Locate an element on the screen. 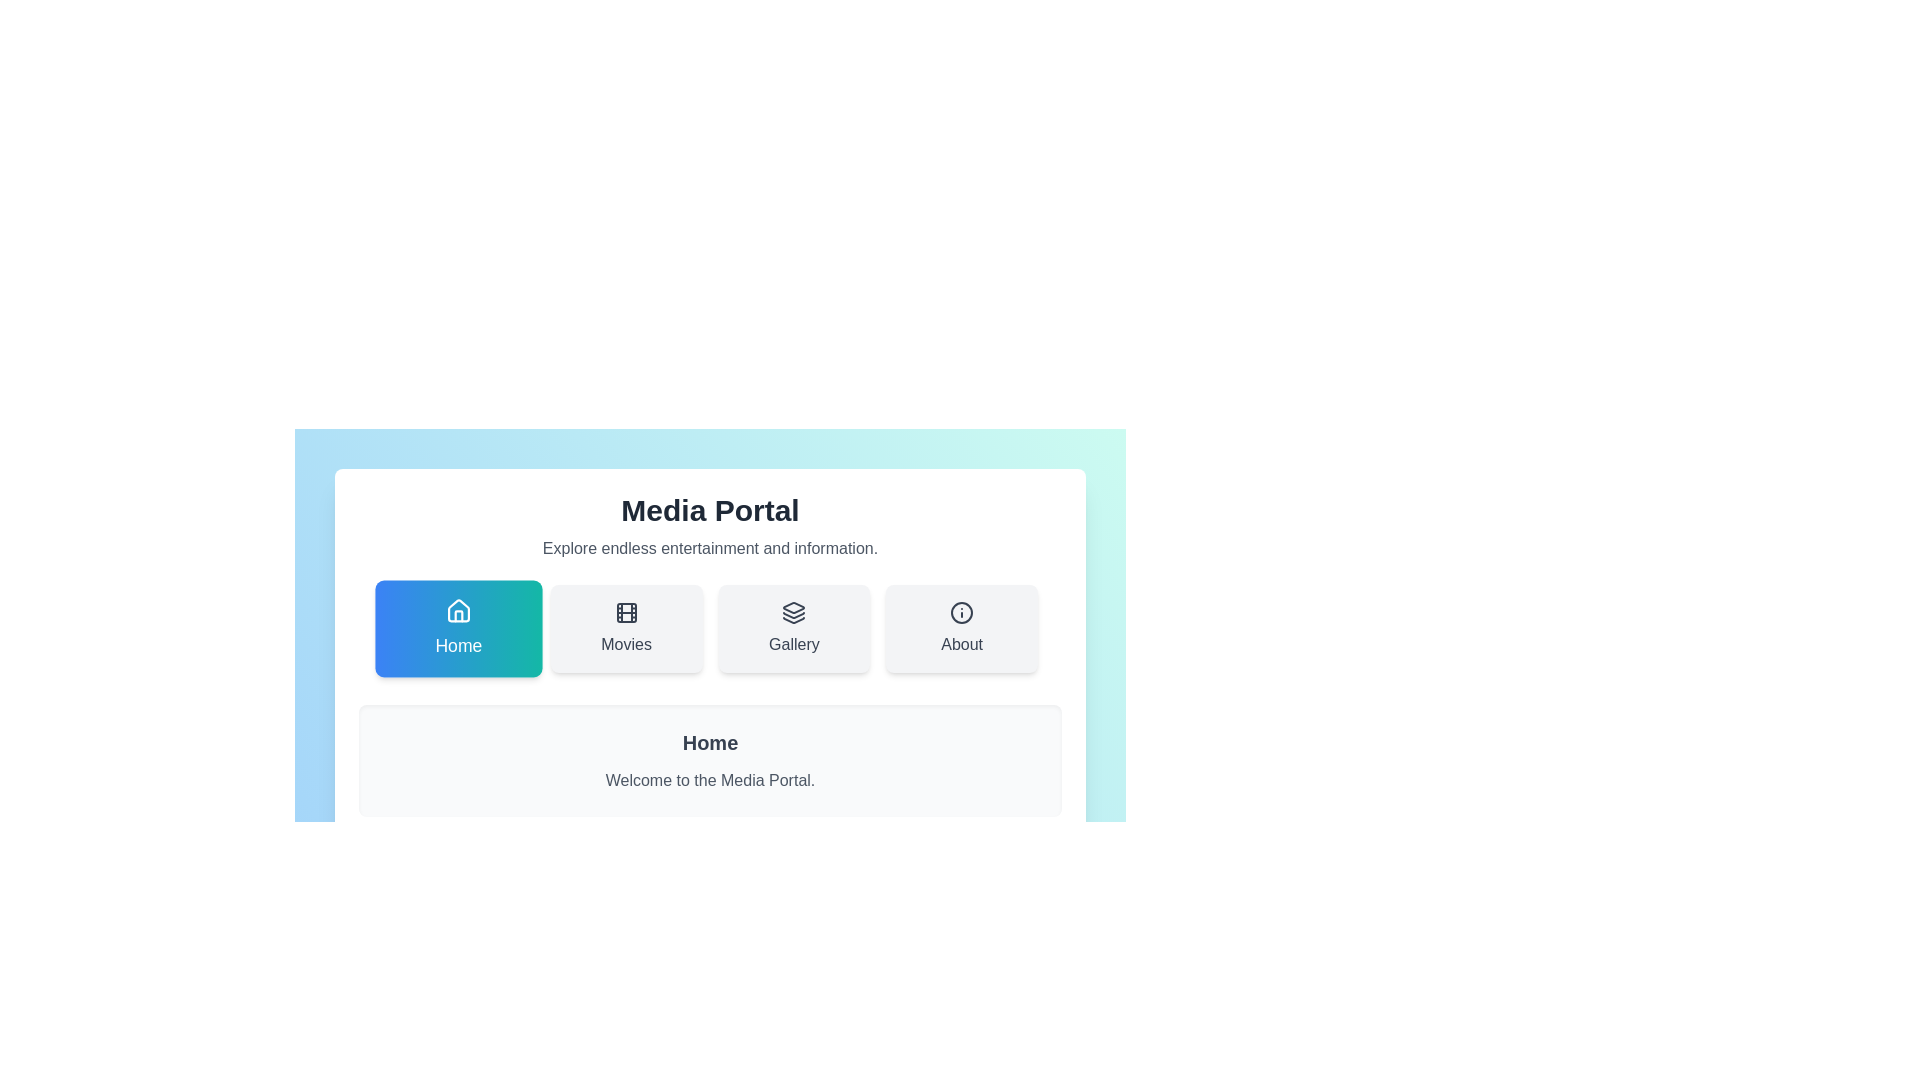 The width and height of the screenshot is (1920, 1080). the house icon located within the 'Home' button on the left side of the main menu, which features a blue background and is styled with a triangular roof and rectangular door is located at coordinates (457, 609).